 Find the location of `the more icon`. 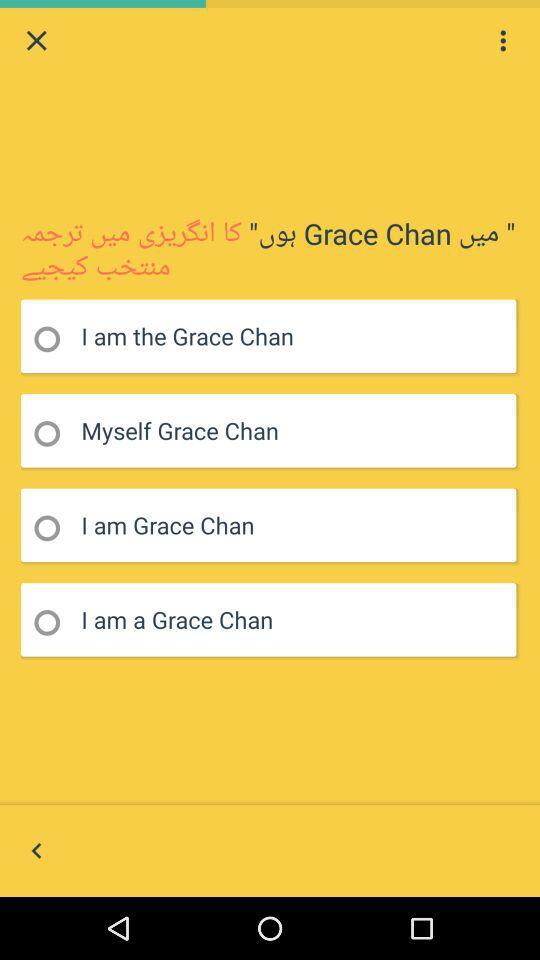

the more icon is located at coordinates (502, 42).